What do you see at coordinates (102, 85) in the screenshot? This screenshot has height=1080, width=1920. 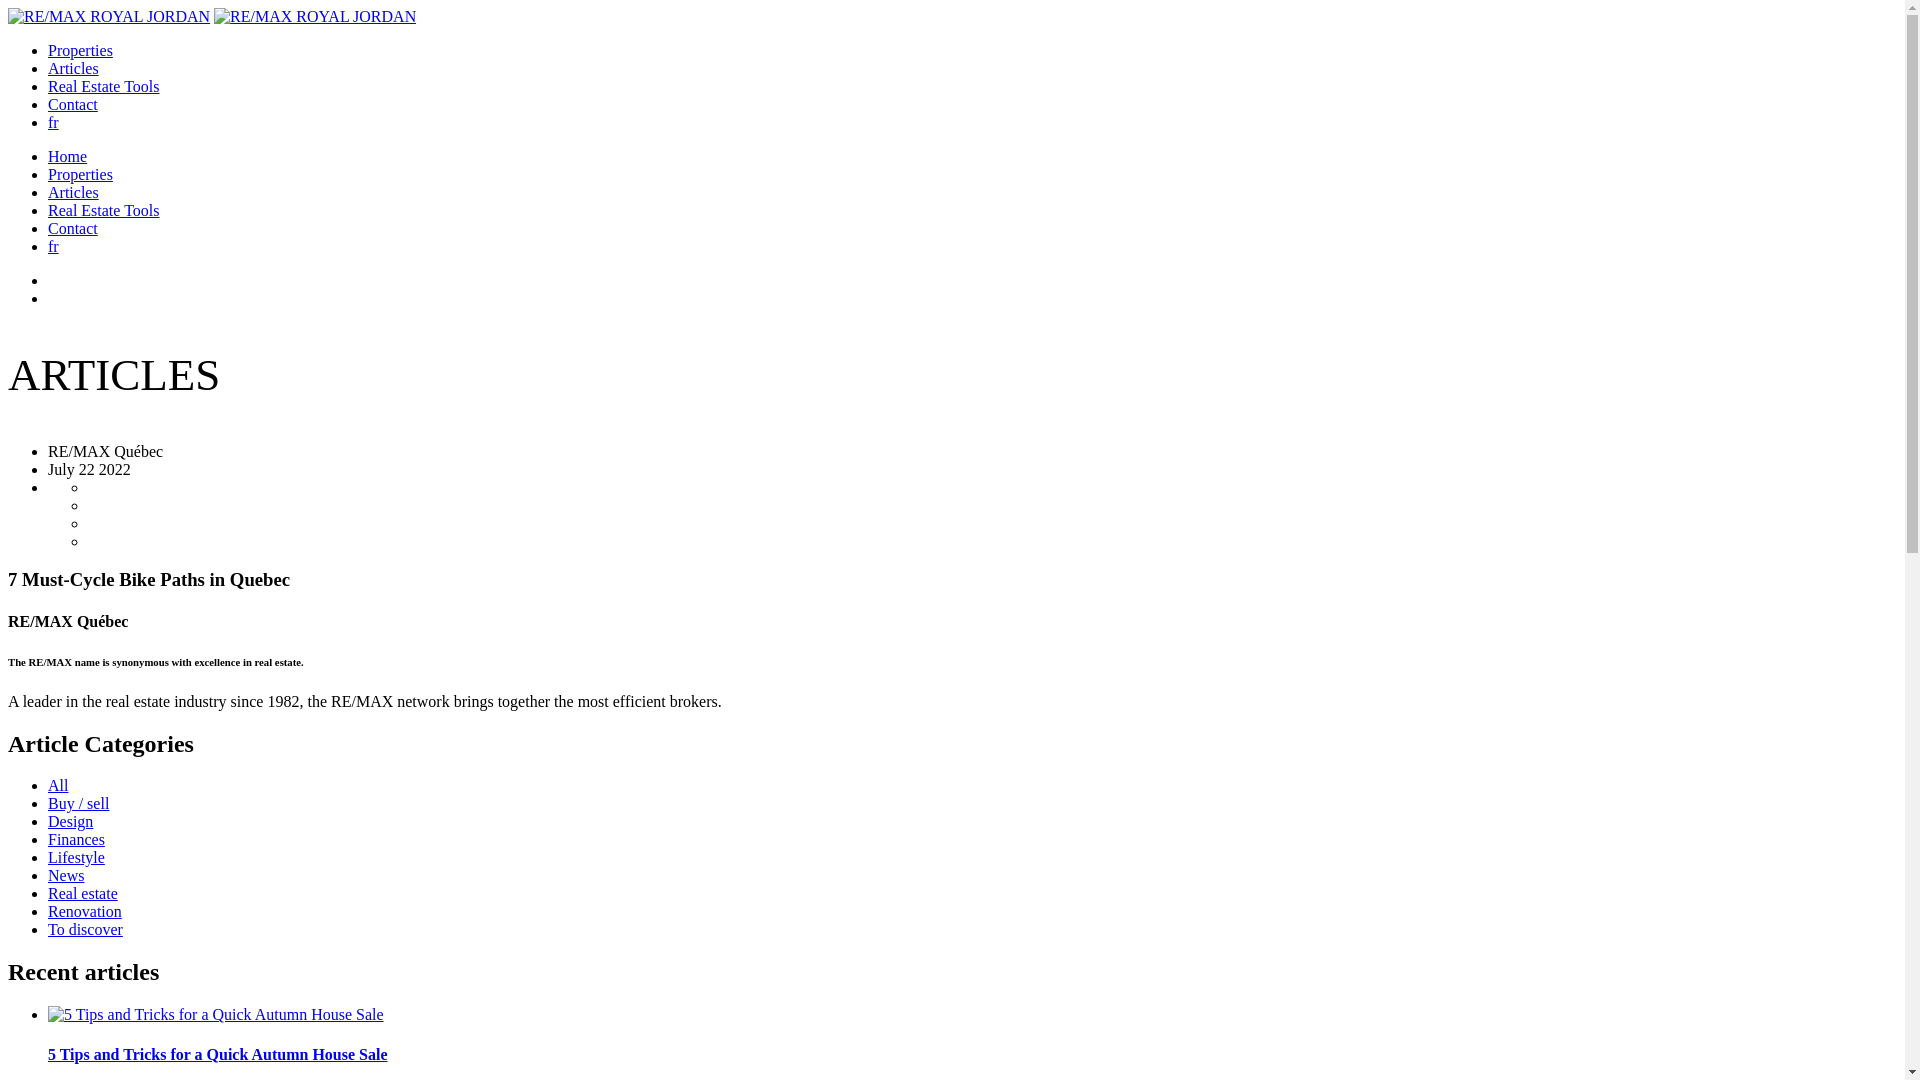 I see `'Real Estate Tools'` at bounding box center [102, 85].